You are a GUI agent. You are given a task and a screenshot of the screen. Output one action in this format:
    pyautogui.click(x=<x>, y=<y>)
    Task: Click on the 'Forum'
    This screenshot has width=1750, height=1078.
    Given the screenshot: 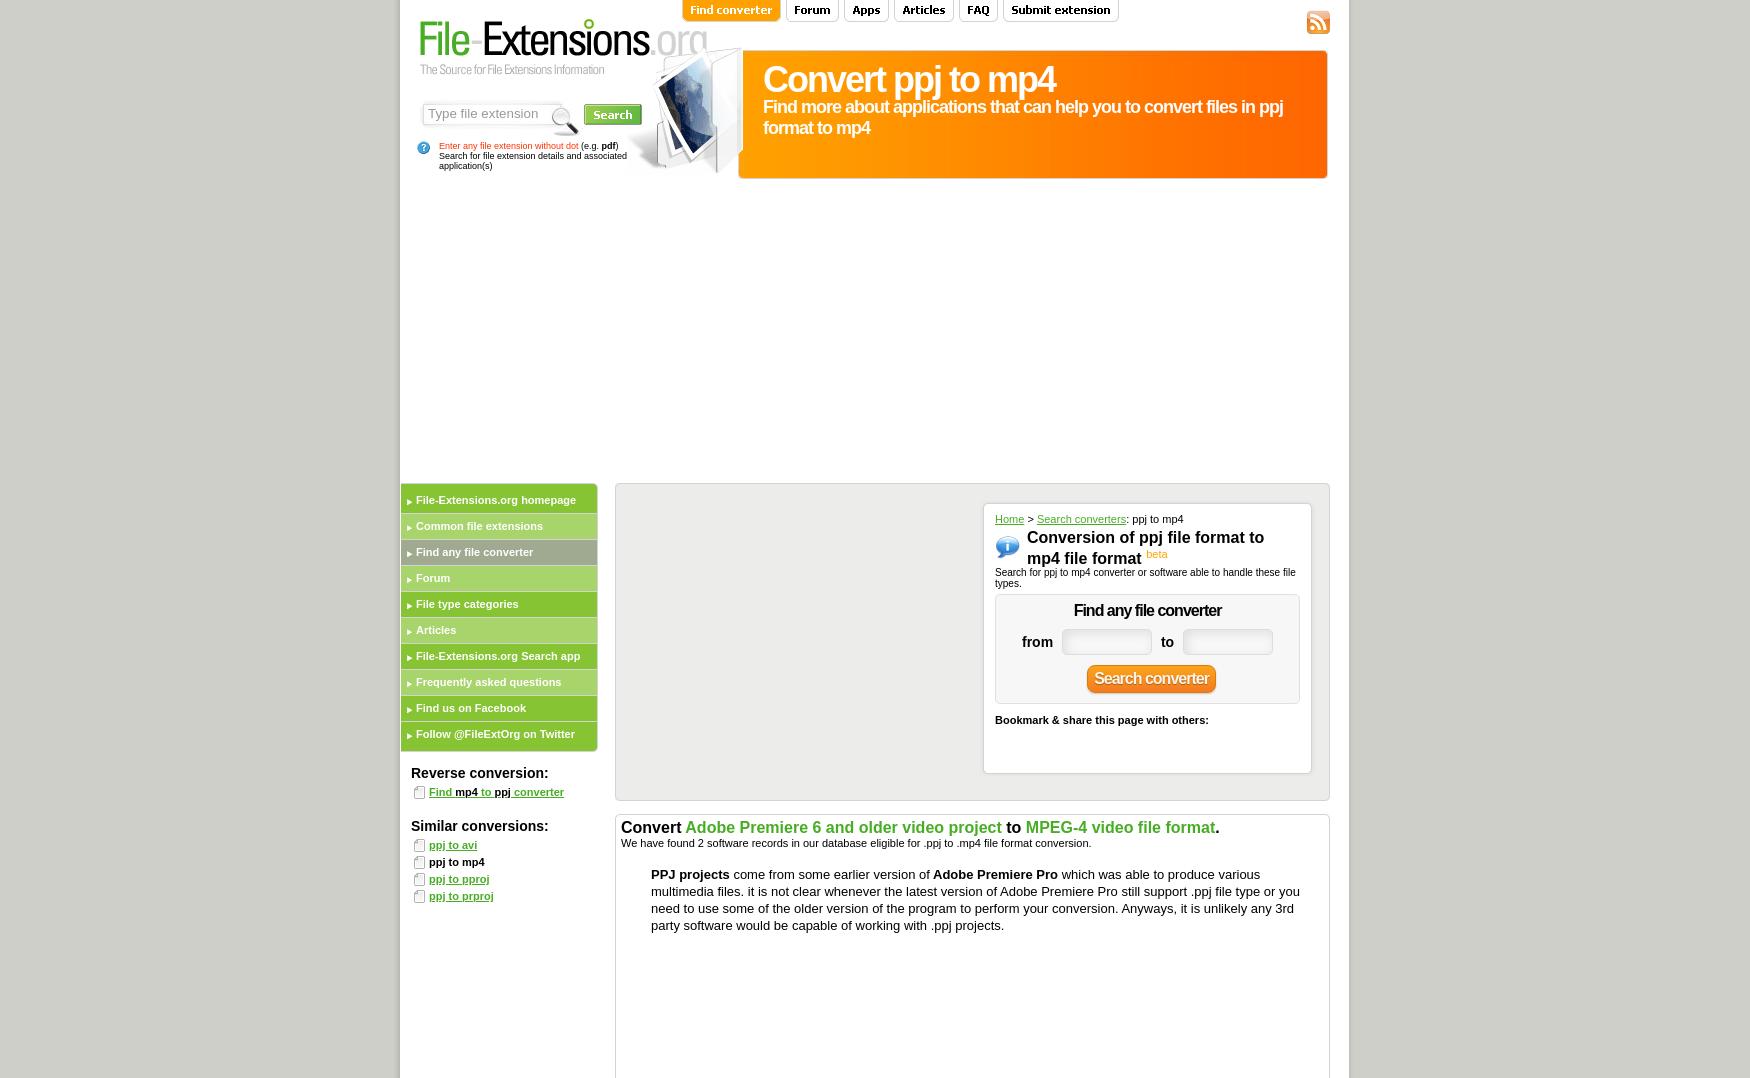 What is the action you would take?
    pyautogui.click(x=431, y=578)
    